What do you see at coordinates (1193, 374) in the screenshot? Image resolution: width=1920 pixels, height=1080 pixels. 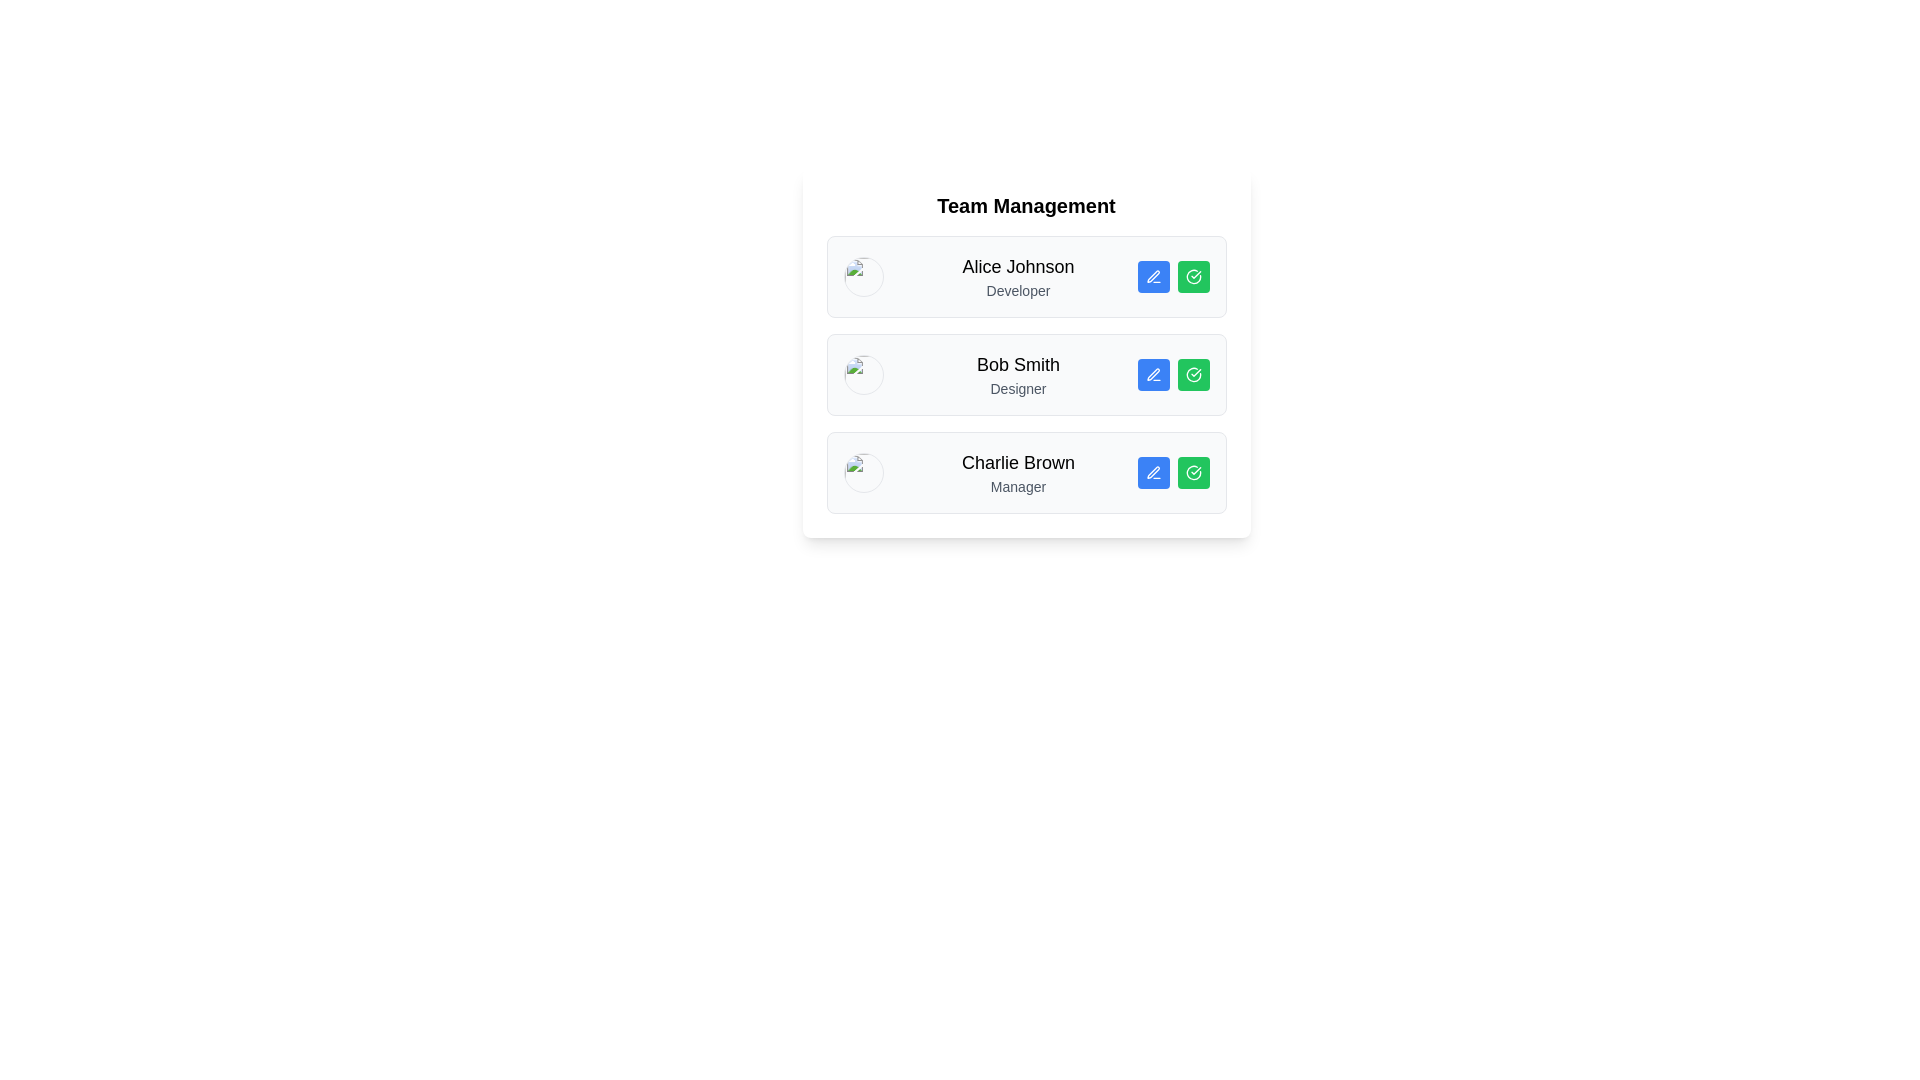 I see `the confirmation icon on the green button associated with 'Bob Smith Designer', located in the second row of the vertical list` at bounding box center [1193, 374].